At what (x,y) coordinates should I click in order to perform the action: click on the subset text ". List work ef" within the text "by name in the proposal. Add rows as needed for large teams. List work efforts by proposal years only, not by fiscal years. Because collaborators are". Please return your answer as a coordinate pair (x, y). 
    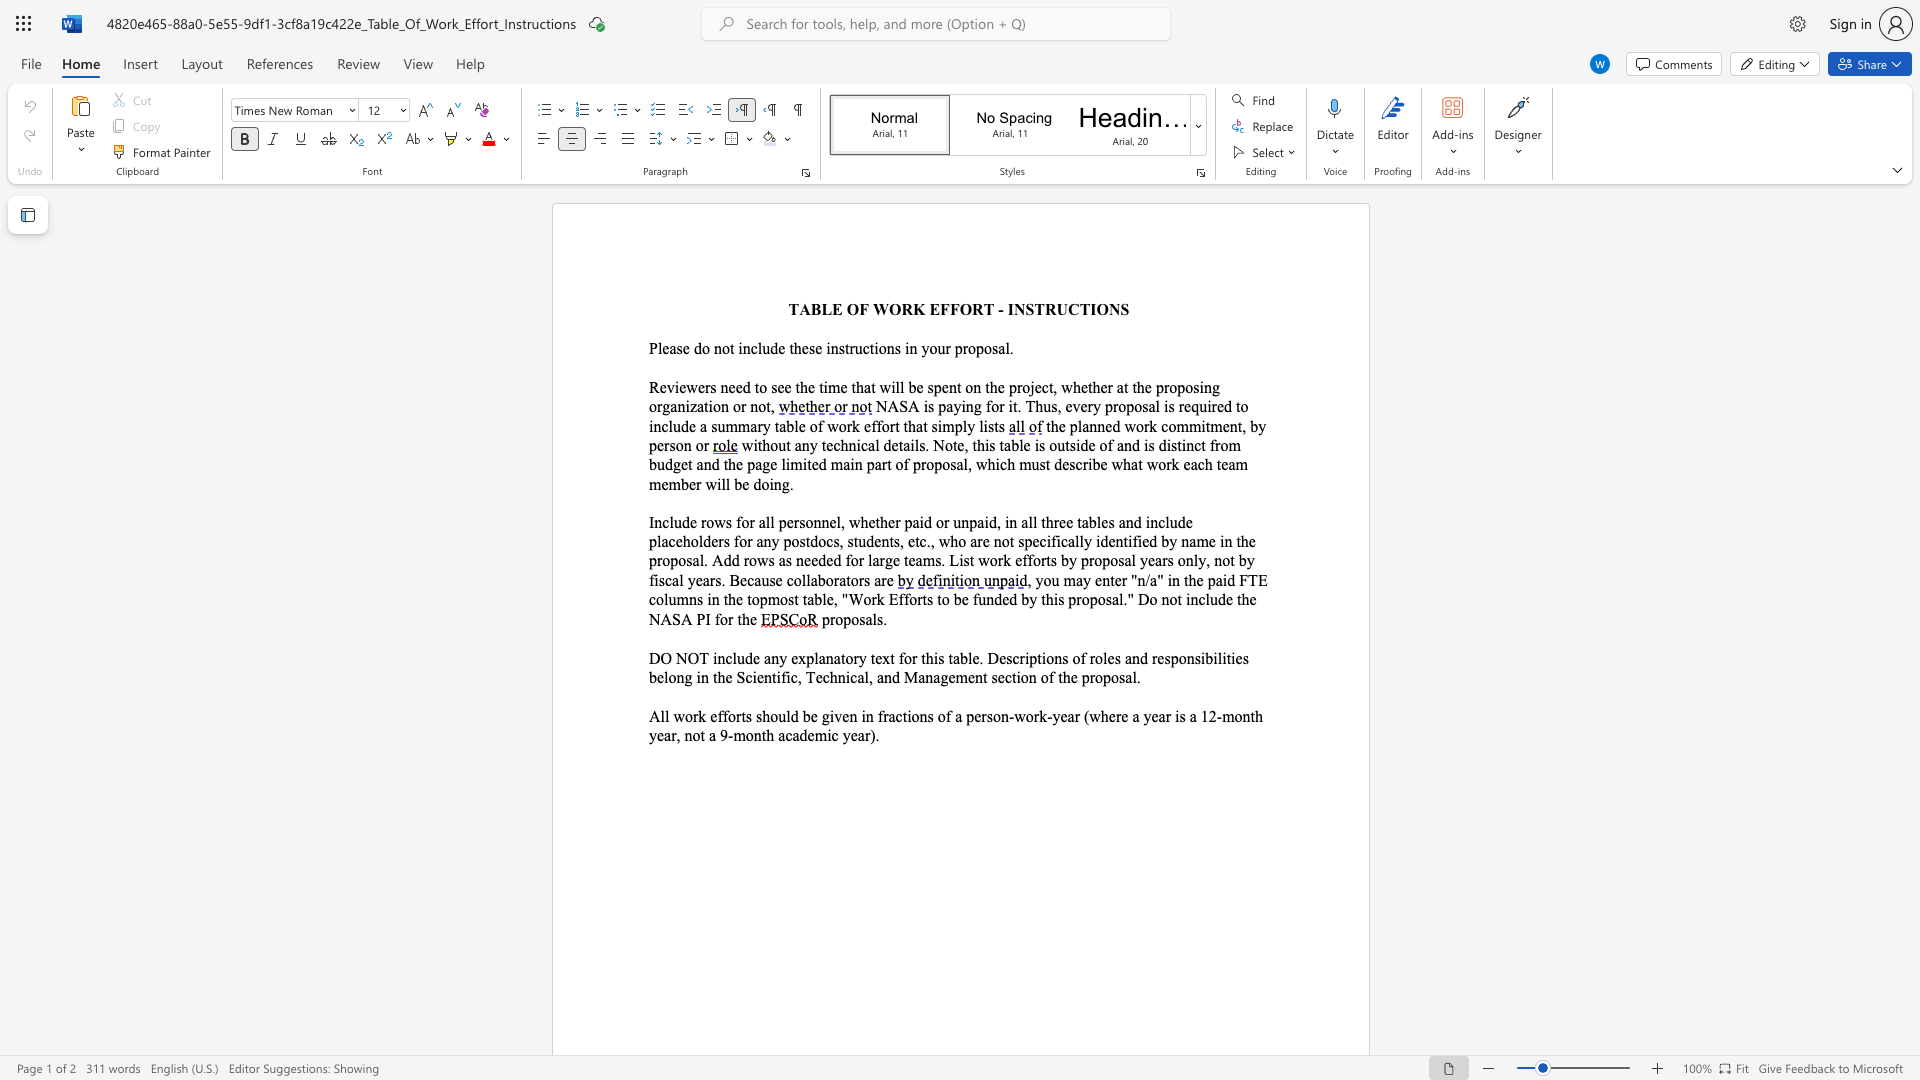
    Looking at the image, I should click on (940, 560).